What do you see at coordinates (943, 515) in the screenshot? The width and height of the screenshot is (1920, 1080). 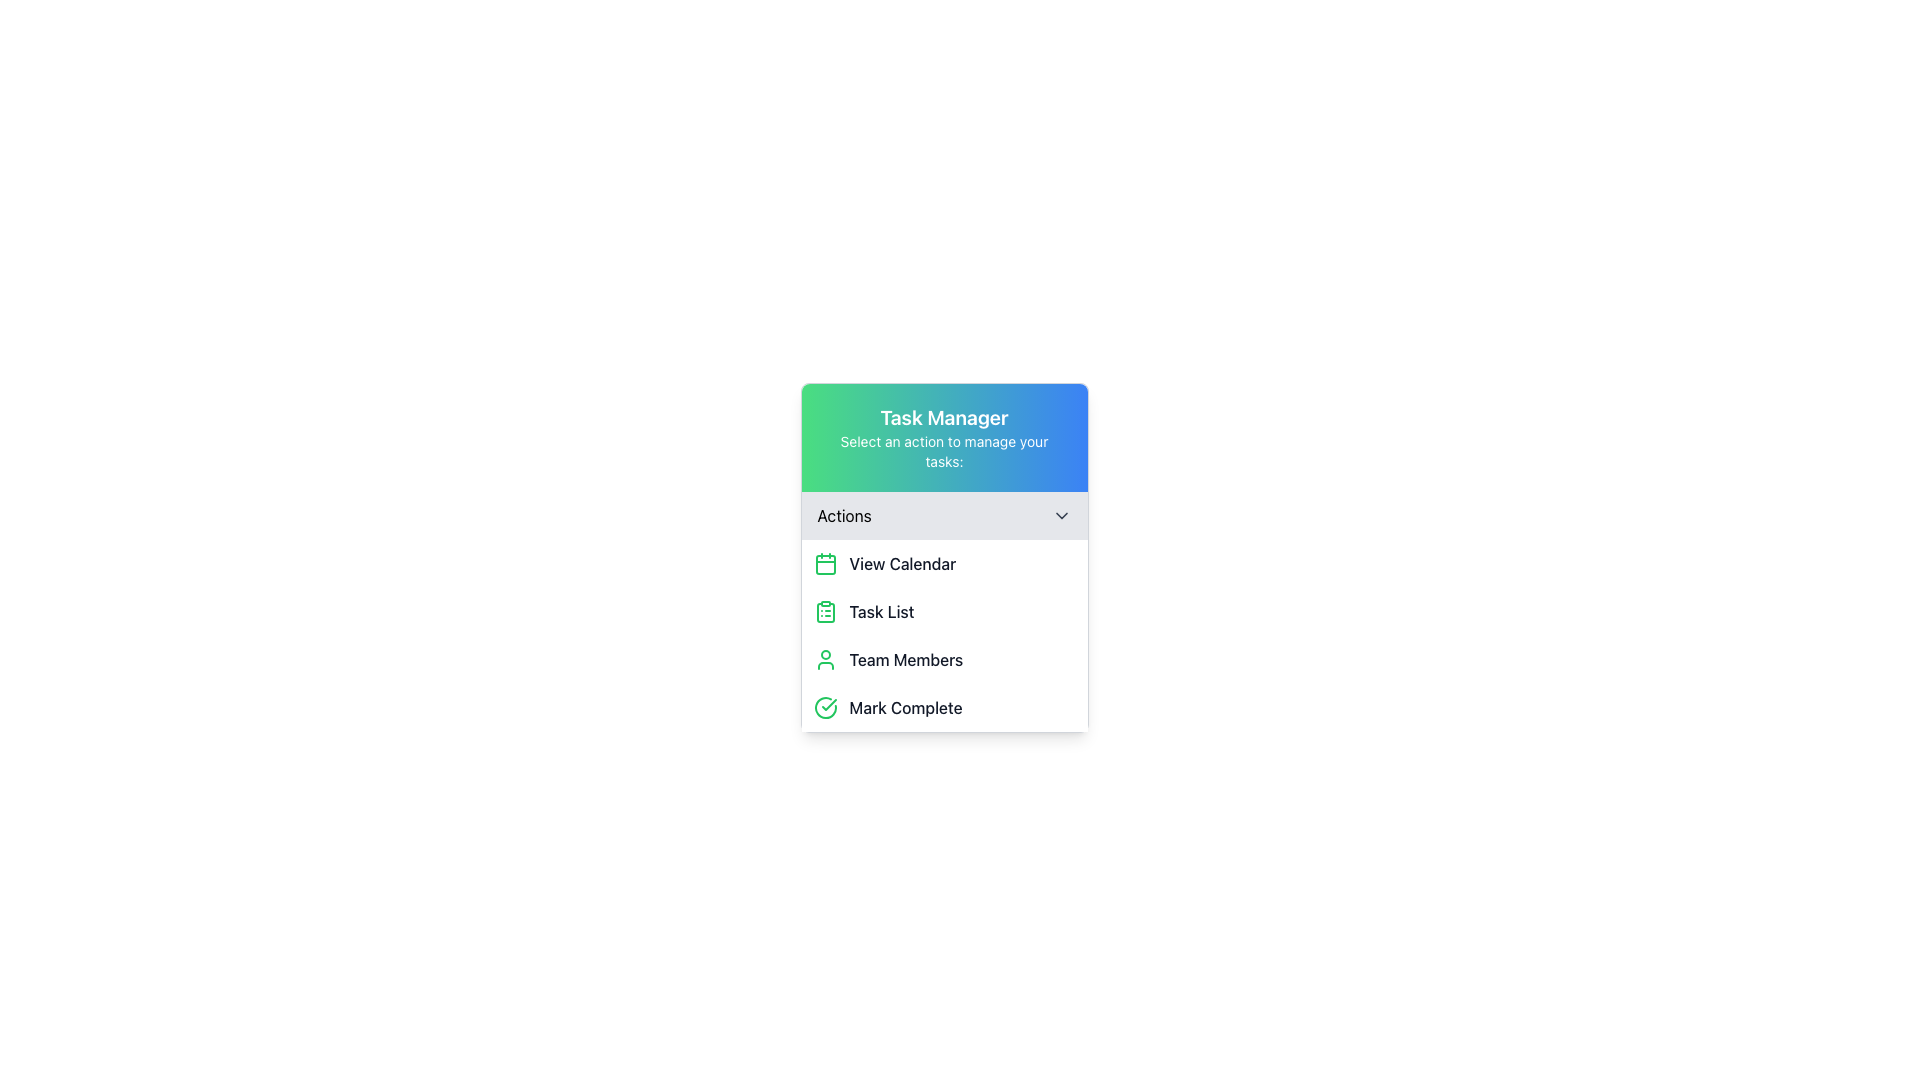 I see `the 'Actions' dropdown menu located within the 'Task Manager' panel` at bounding box center [943, 515].